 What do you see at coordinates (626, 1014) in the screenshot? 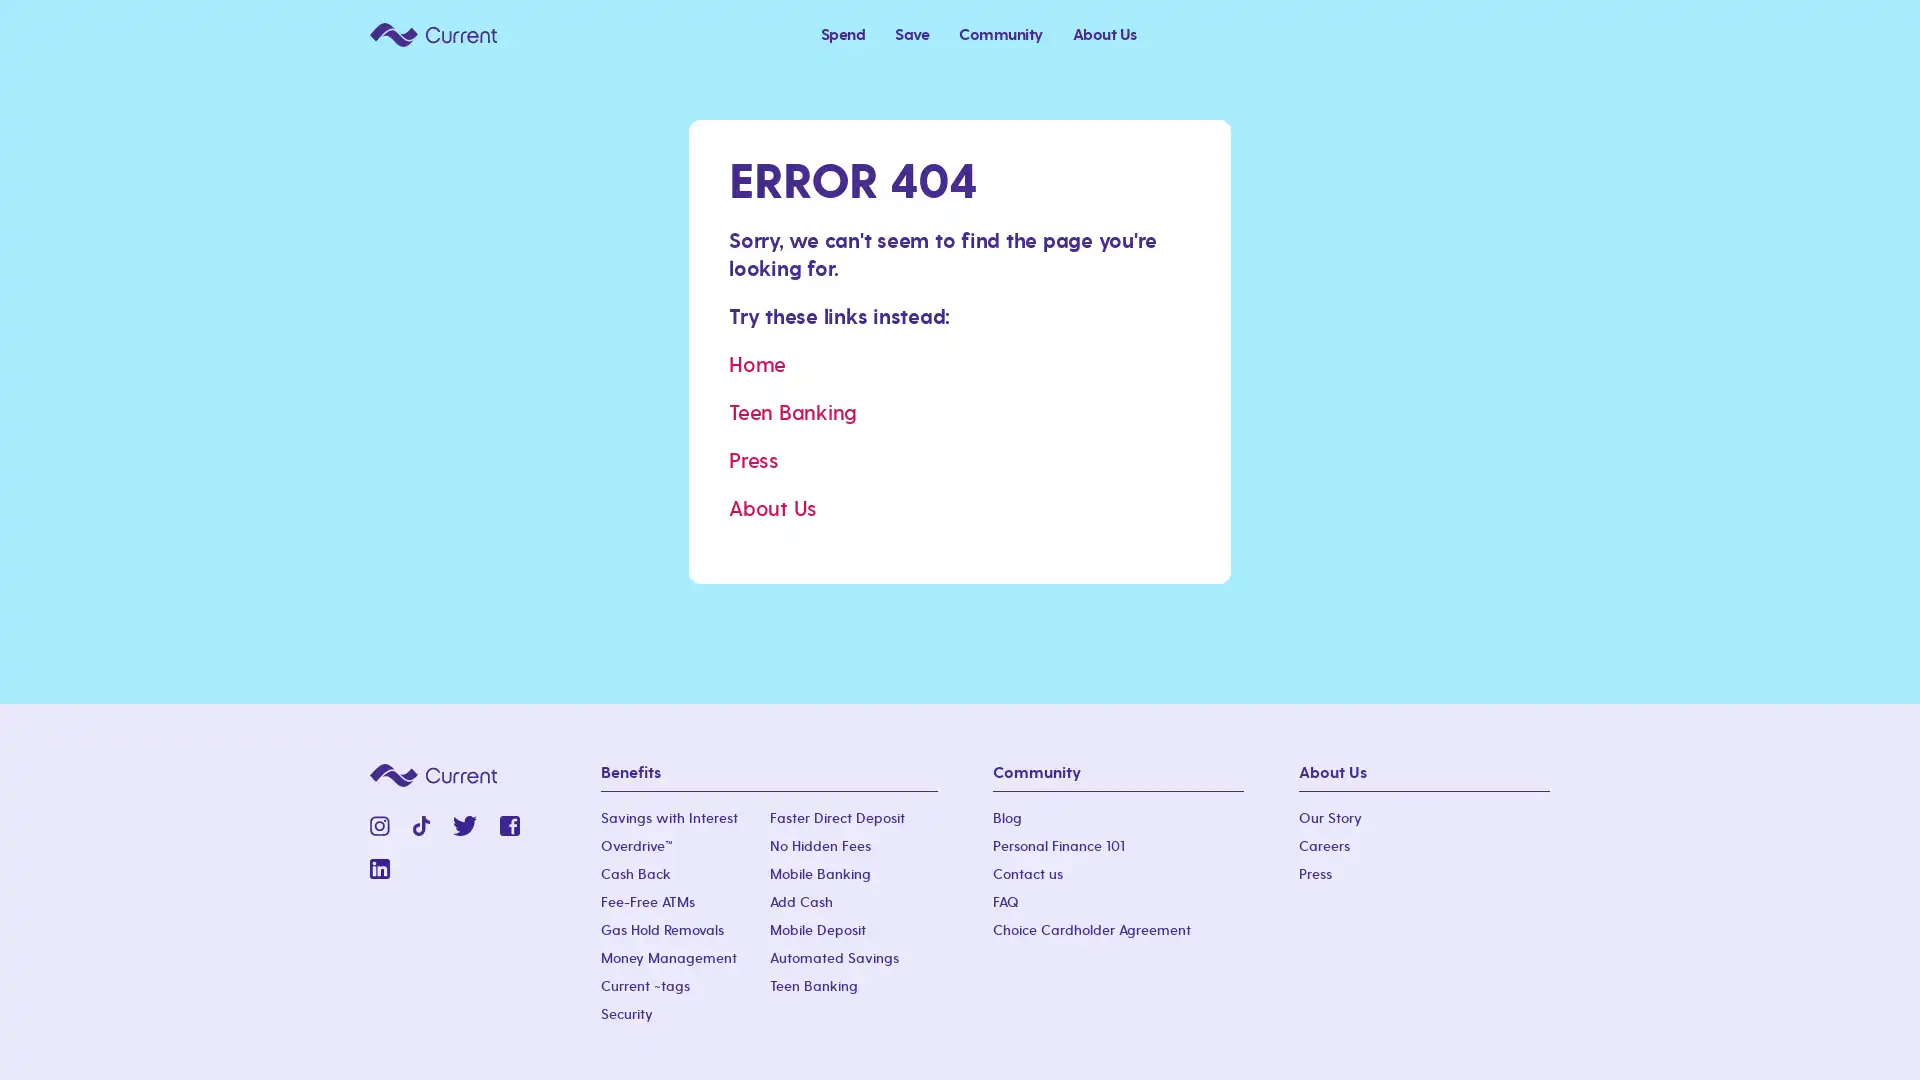
I see `Security` at bounding box center [626, 1014].